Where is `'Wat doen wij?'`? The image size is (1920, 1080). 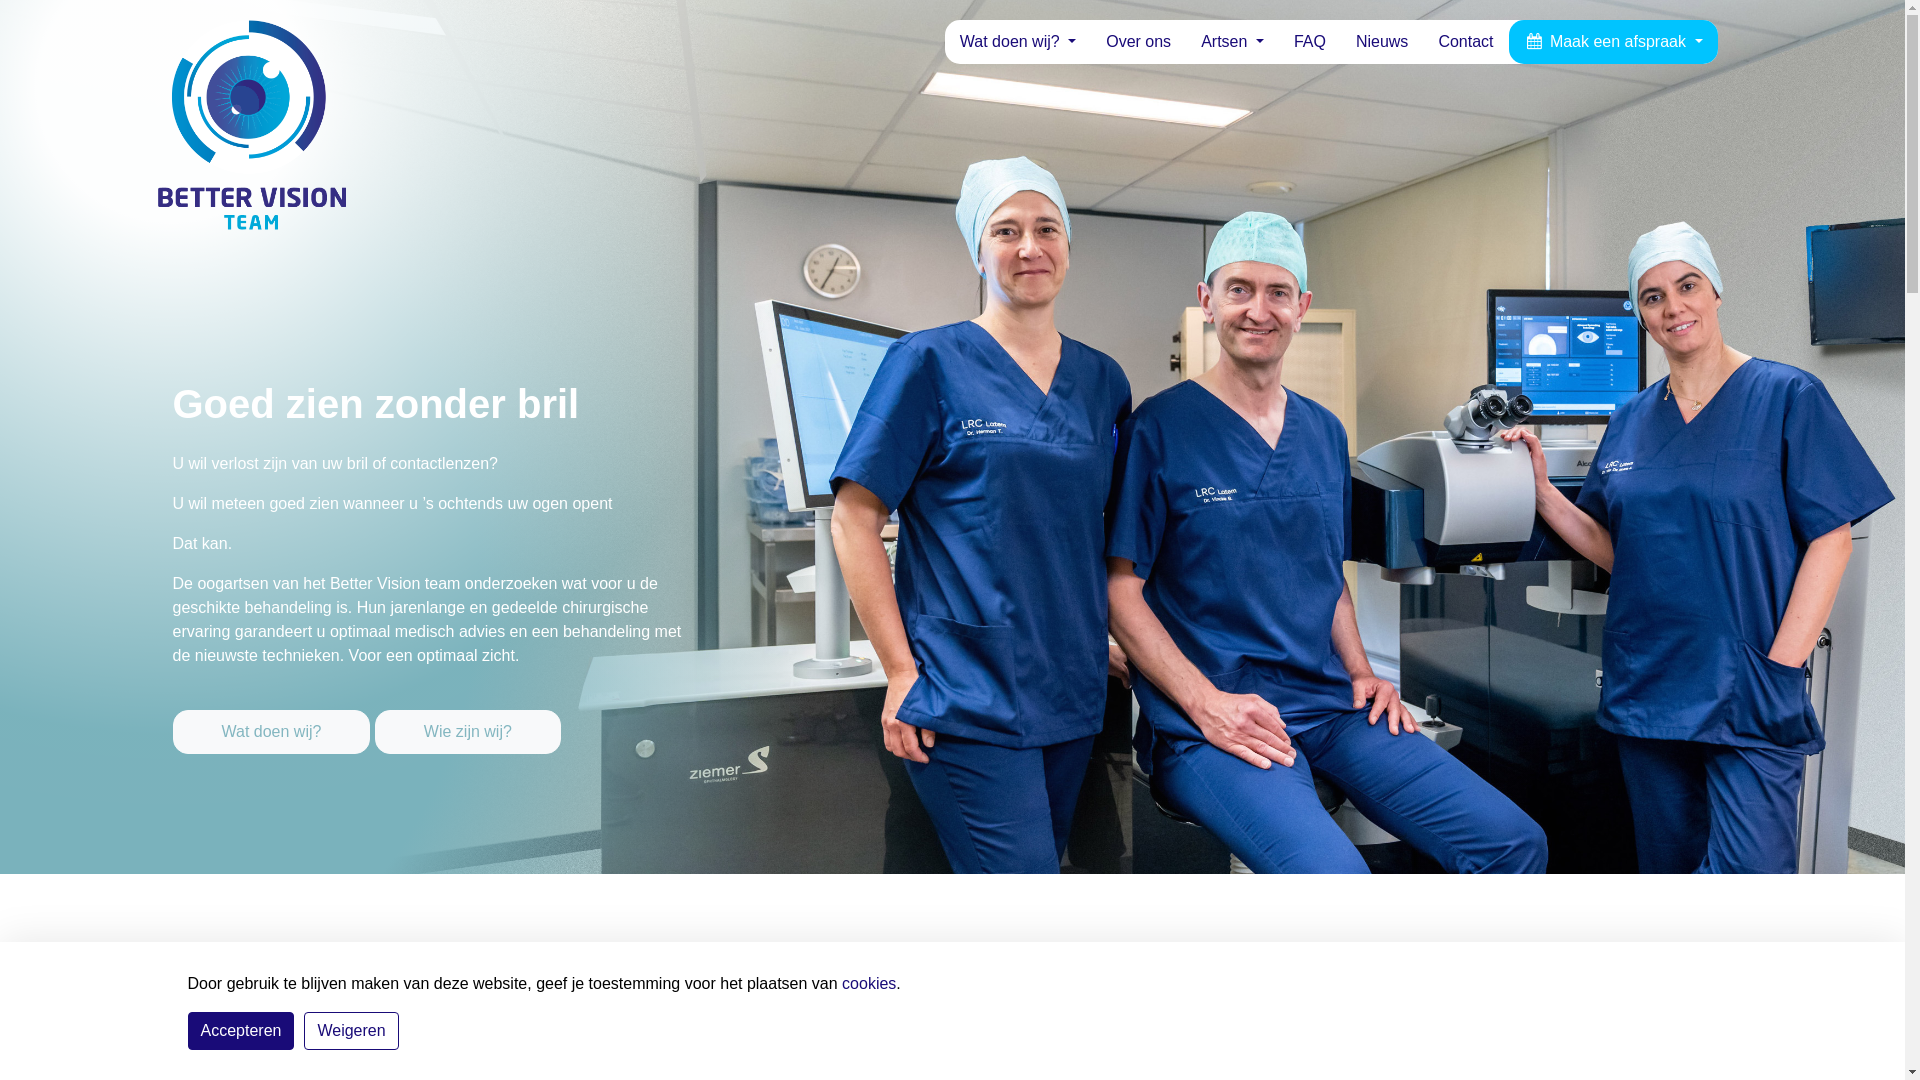 'Wat doen wij?' is located at coordinates (172, 732).